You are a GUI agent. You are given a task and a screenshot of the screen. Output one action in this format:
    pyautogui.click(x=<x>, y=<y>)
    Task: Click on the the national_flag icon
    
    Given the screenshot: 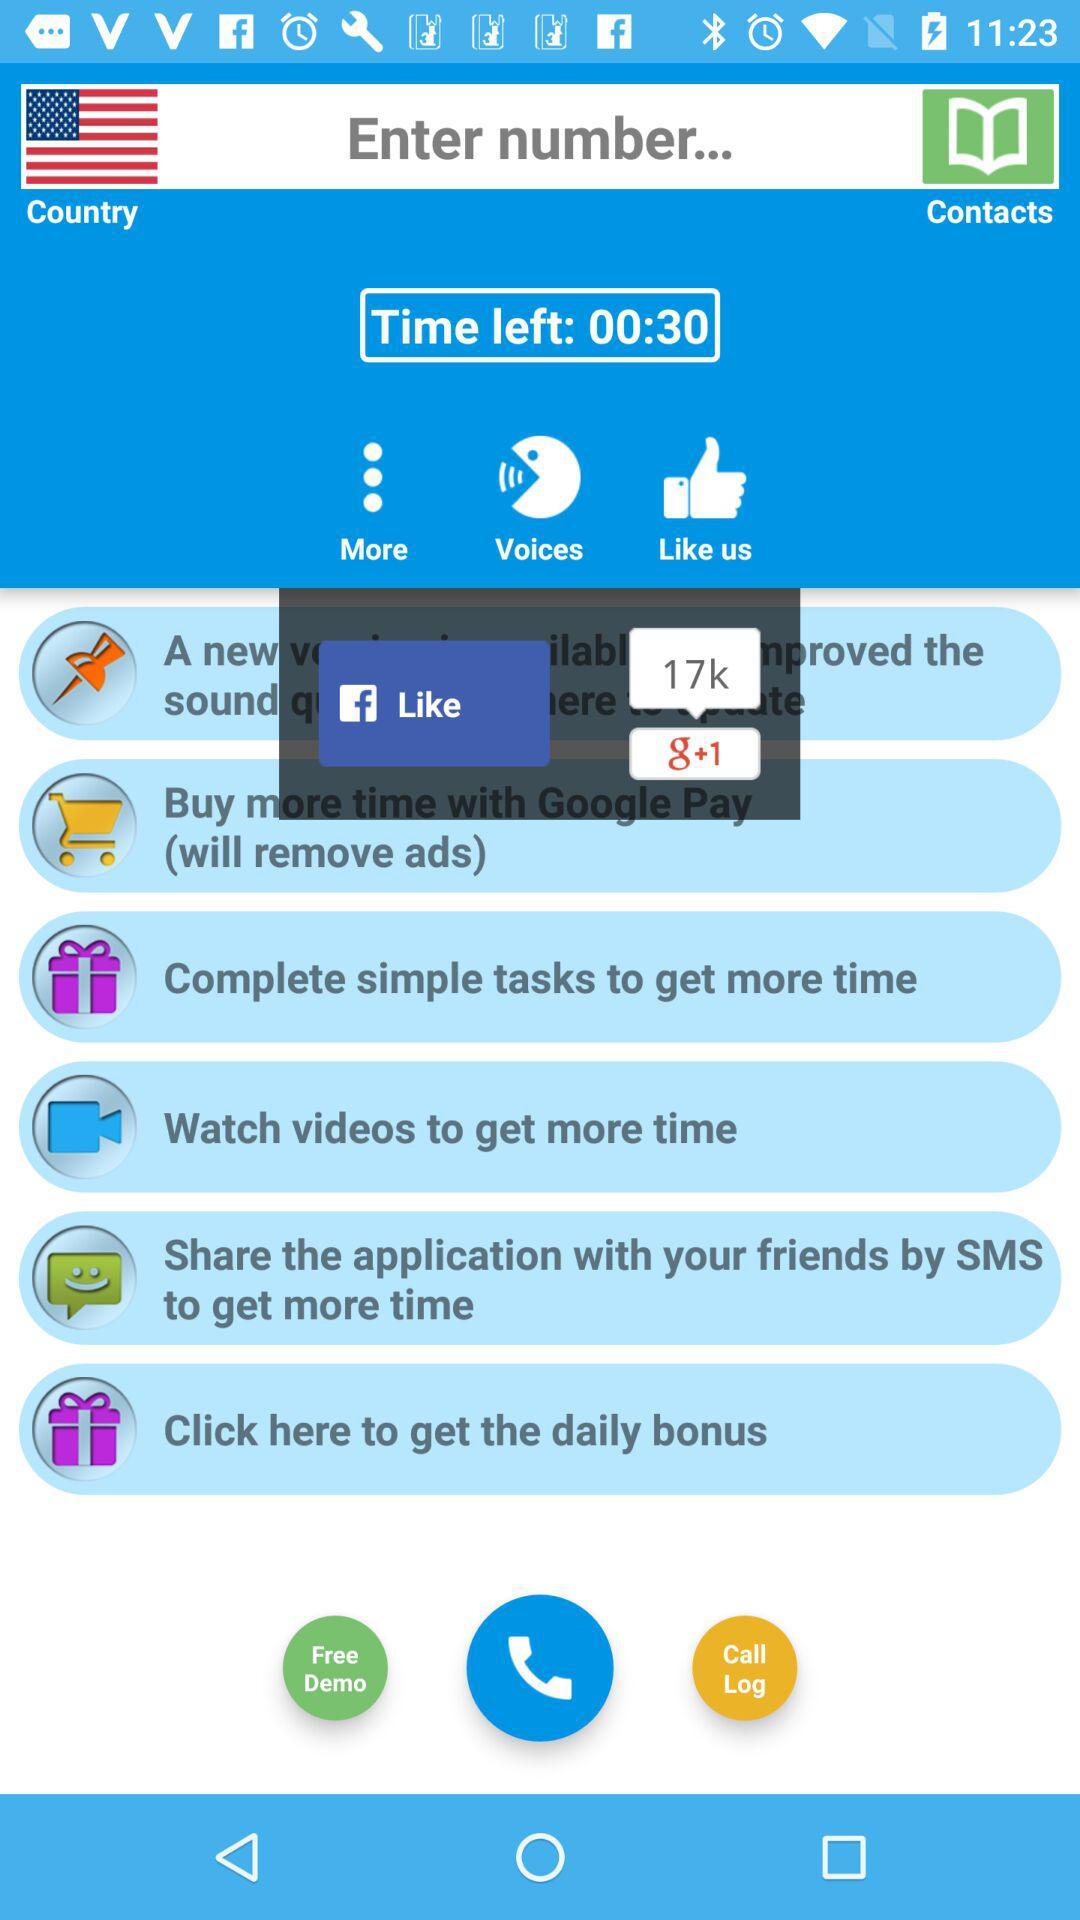 What is the action you would take?
    pyautogui.click(x=91, y=135)
    